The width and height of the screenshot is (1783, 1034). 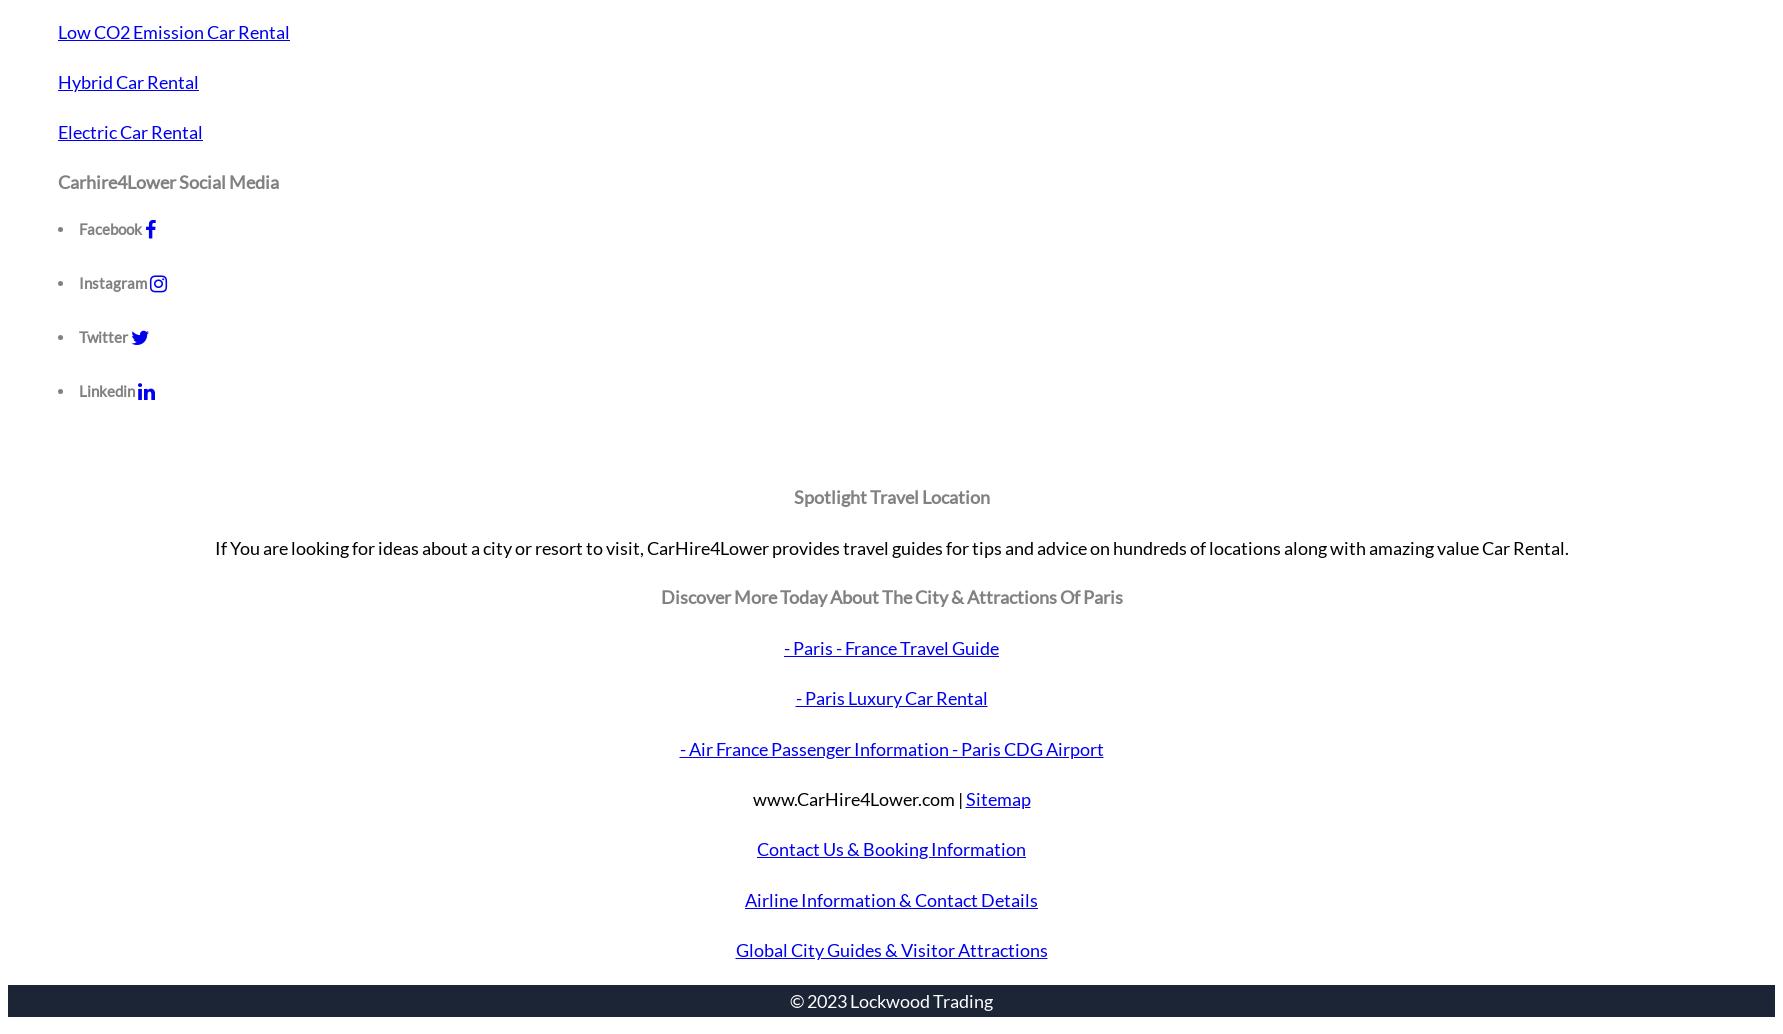 What do you see at coordinates (891, 848) in the screenshot?
I see `'Contact Us & Booking Information'` at bounding box center [891, 848].